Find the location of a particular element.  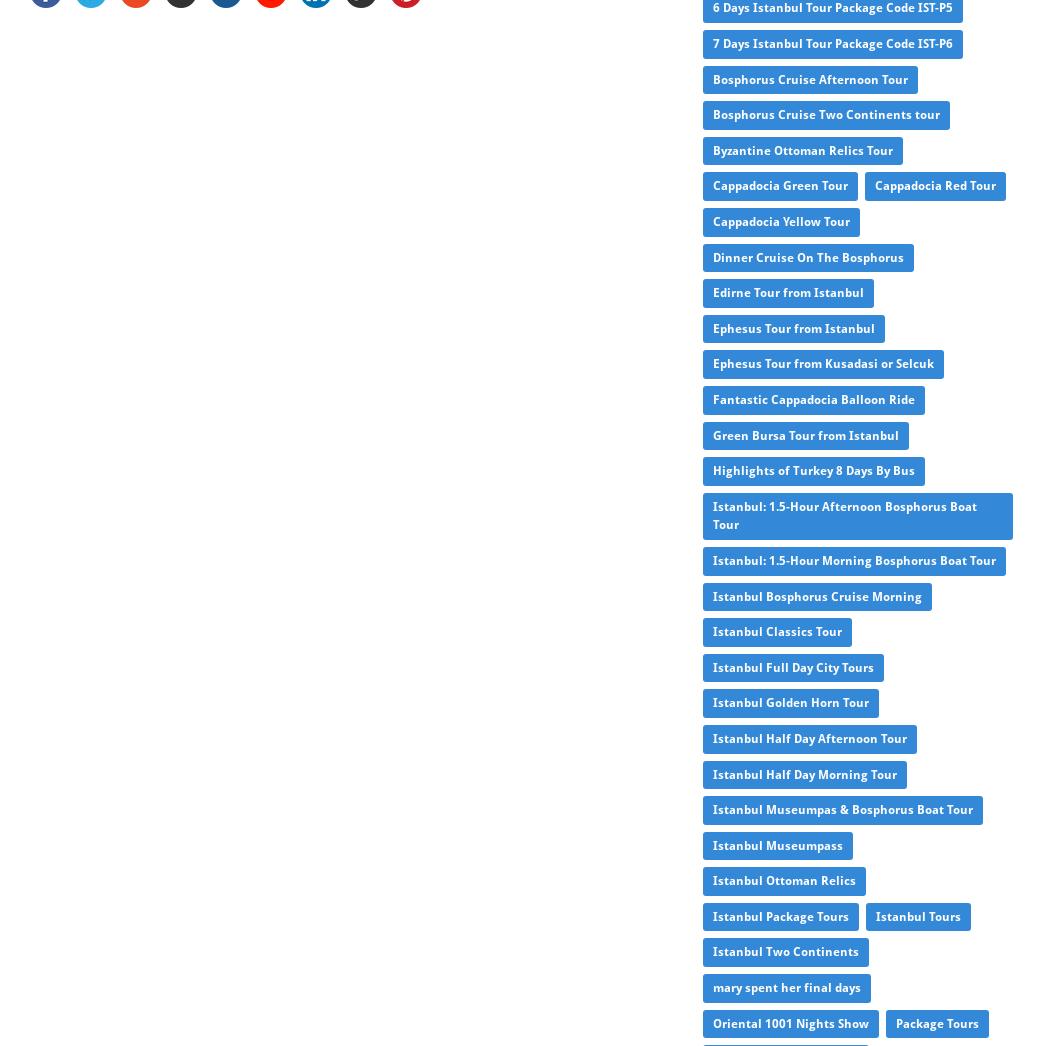

'mary spent her final days' is located at coordinates (786, 987).